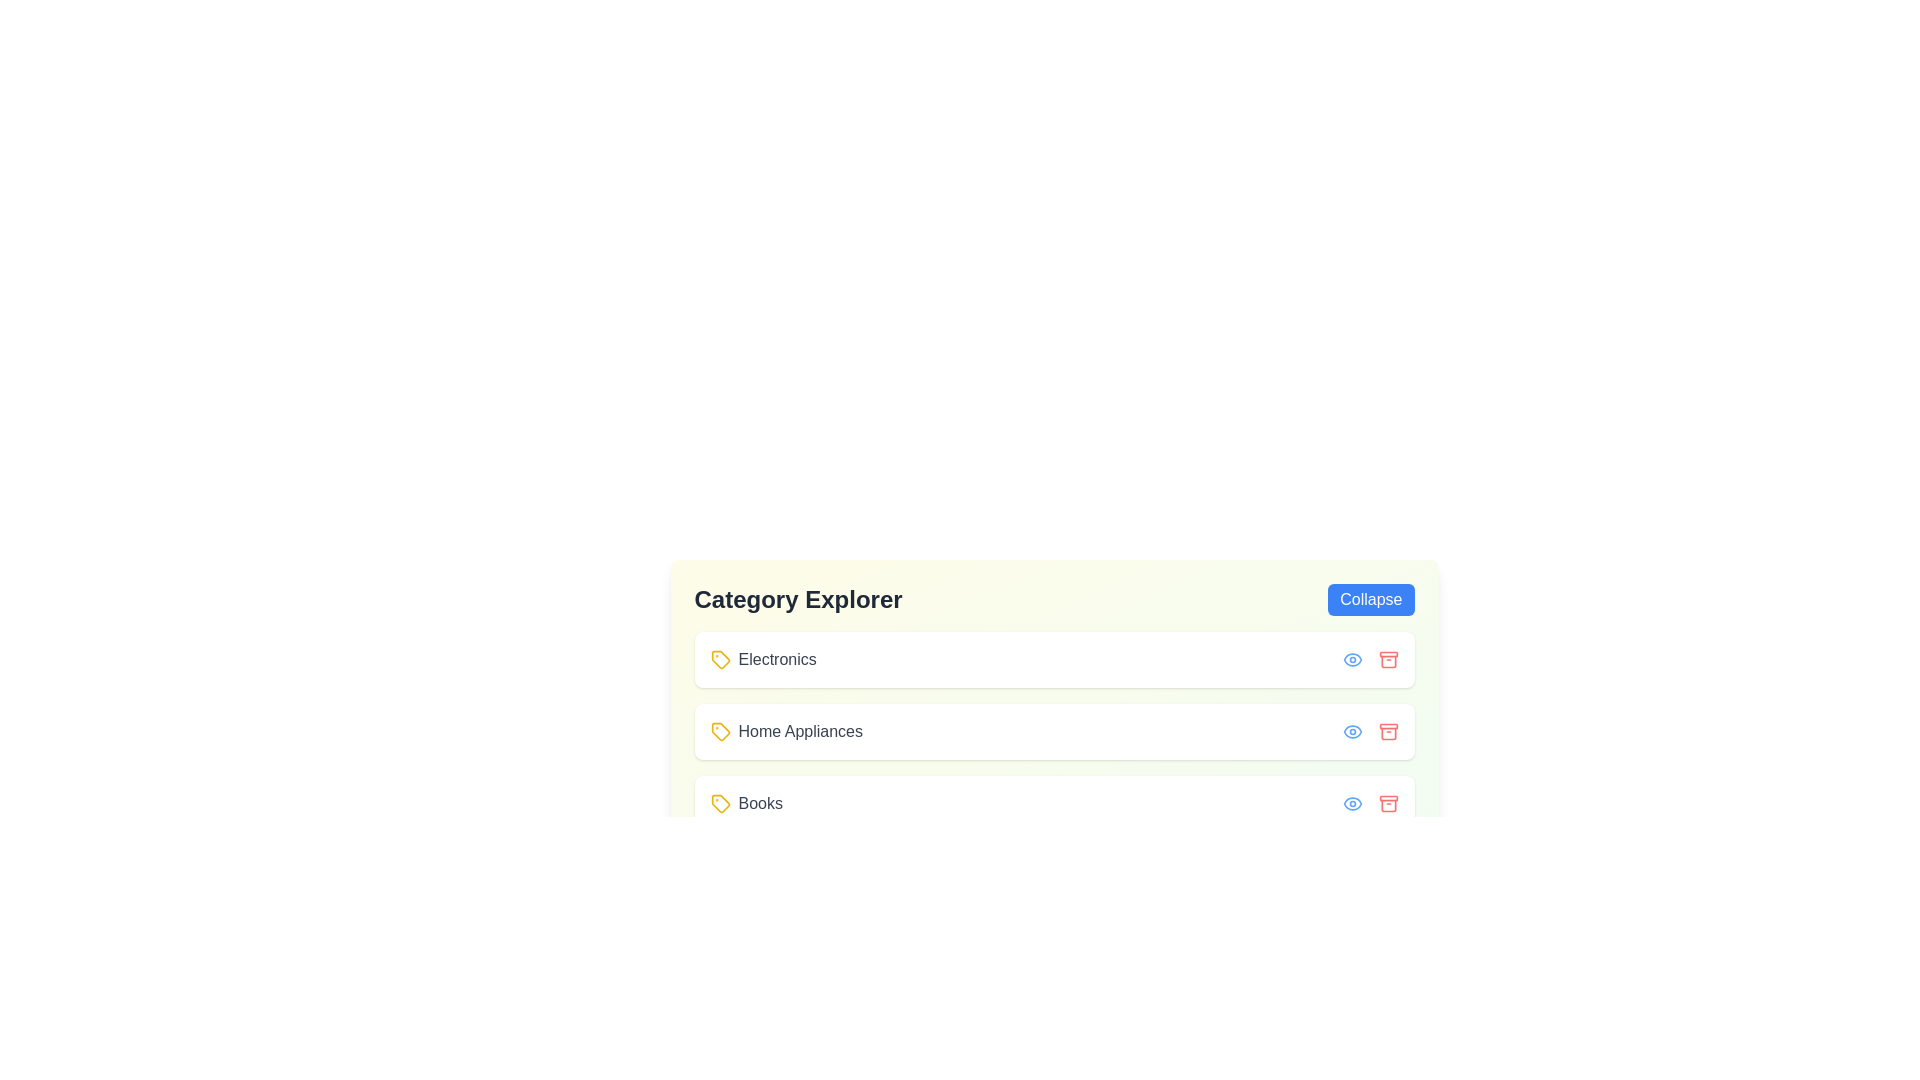  Describe the element at coordinates (1352, 802) in the screenshot. I see `the eye graphic icon located to the far right of the 'Electronics' category row in the 'Category Explorer' section` at that location.